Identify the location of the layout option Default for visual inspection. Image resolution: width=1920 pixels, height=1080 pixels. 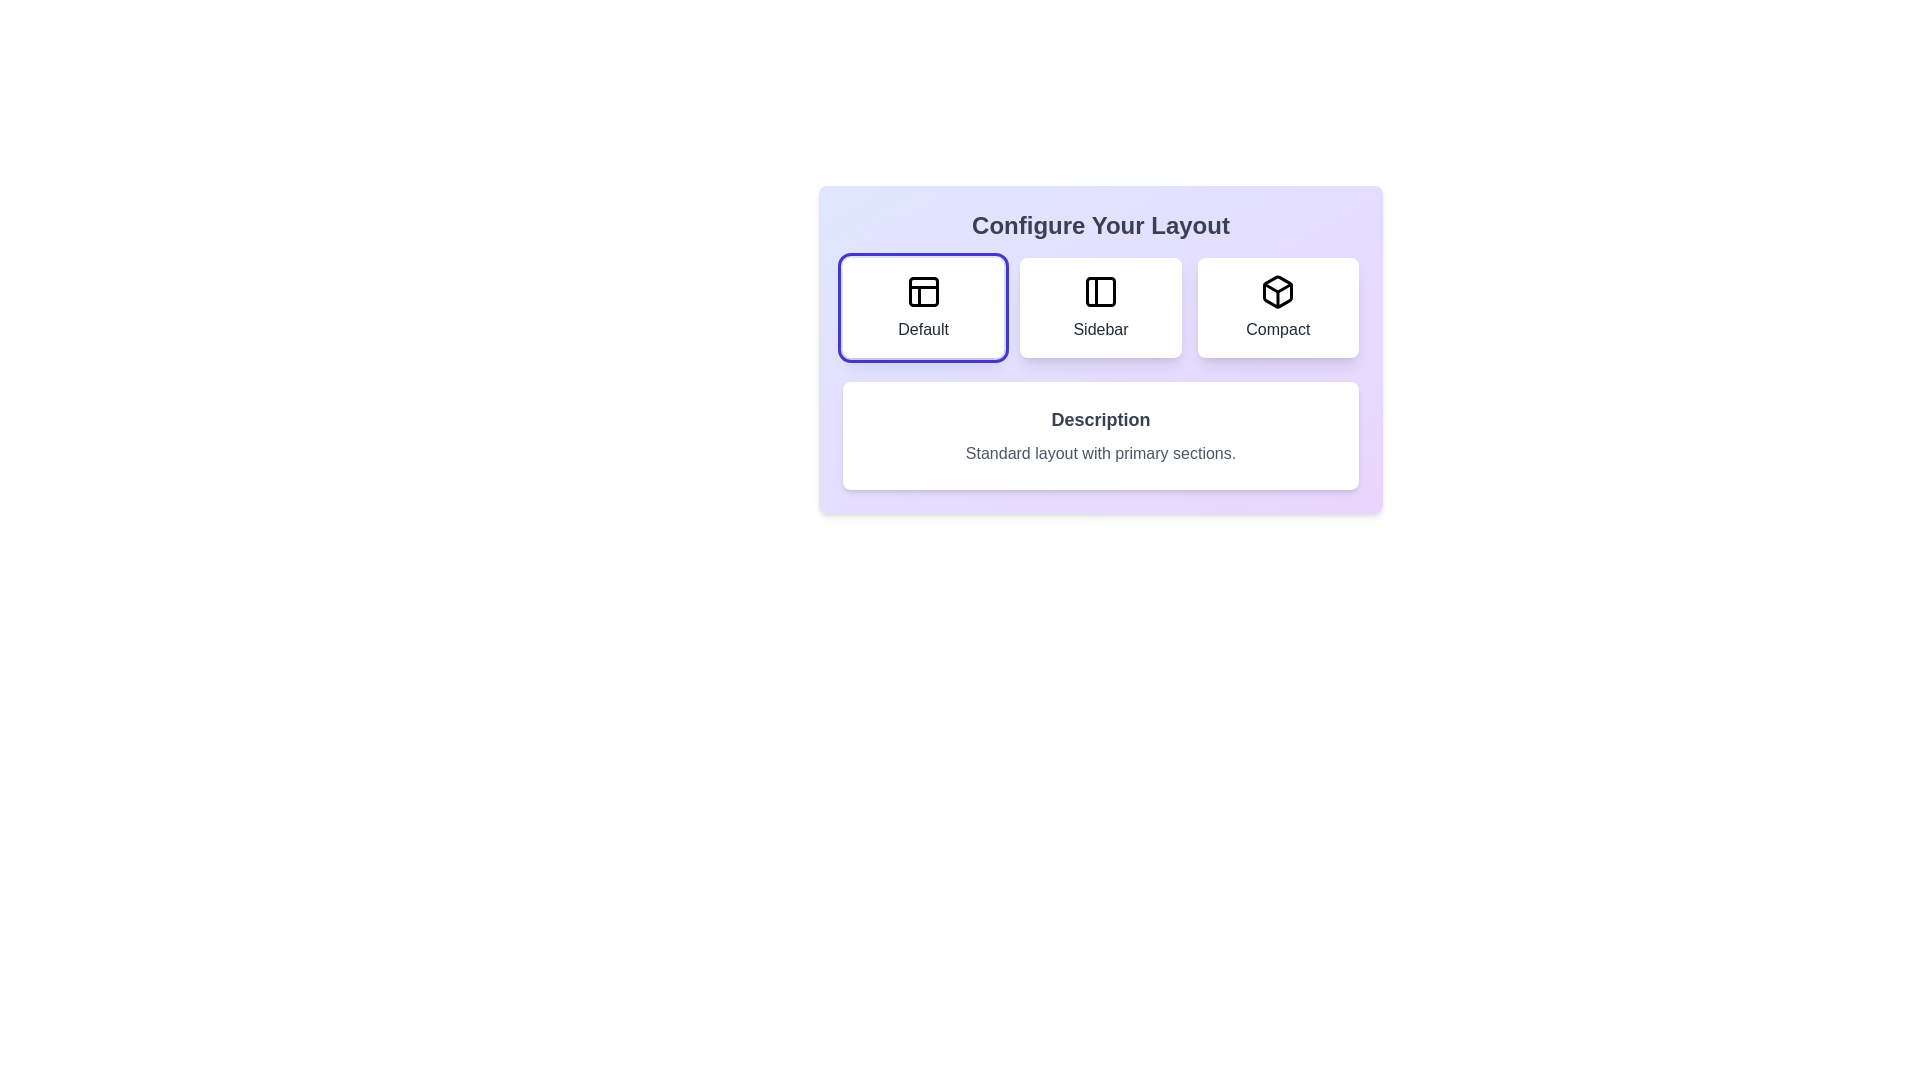
(922, 308).